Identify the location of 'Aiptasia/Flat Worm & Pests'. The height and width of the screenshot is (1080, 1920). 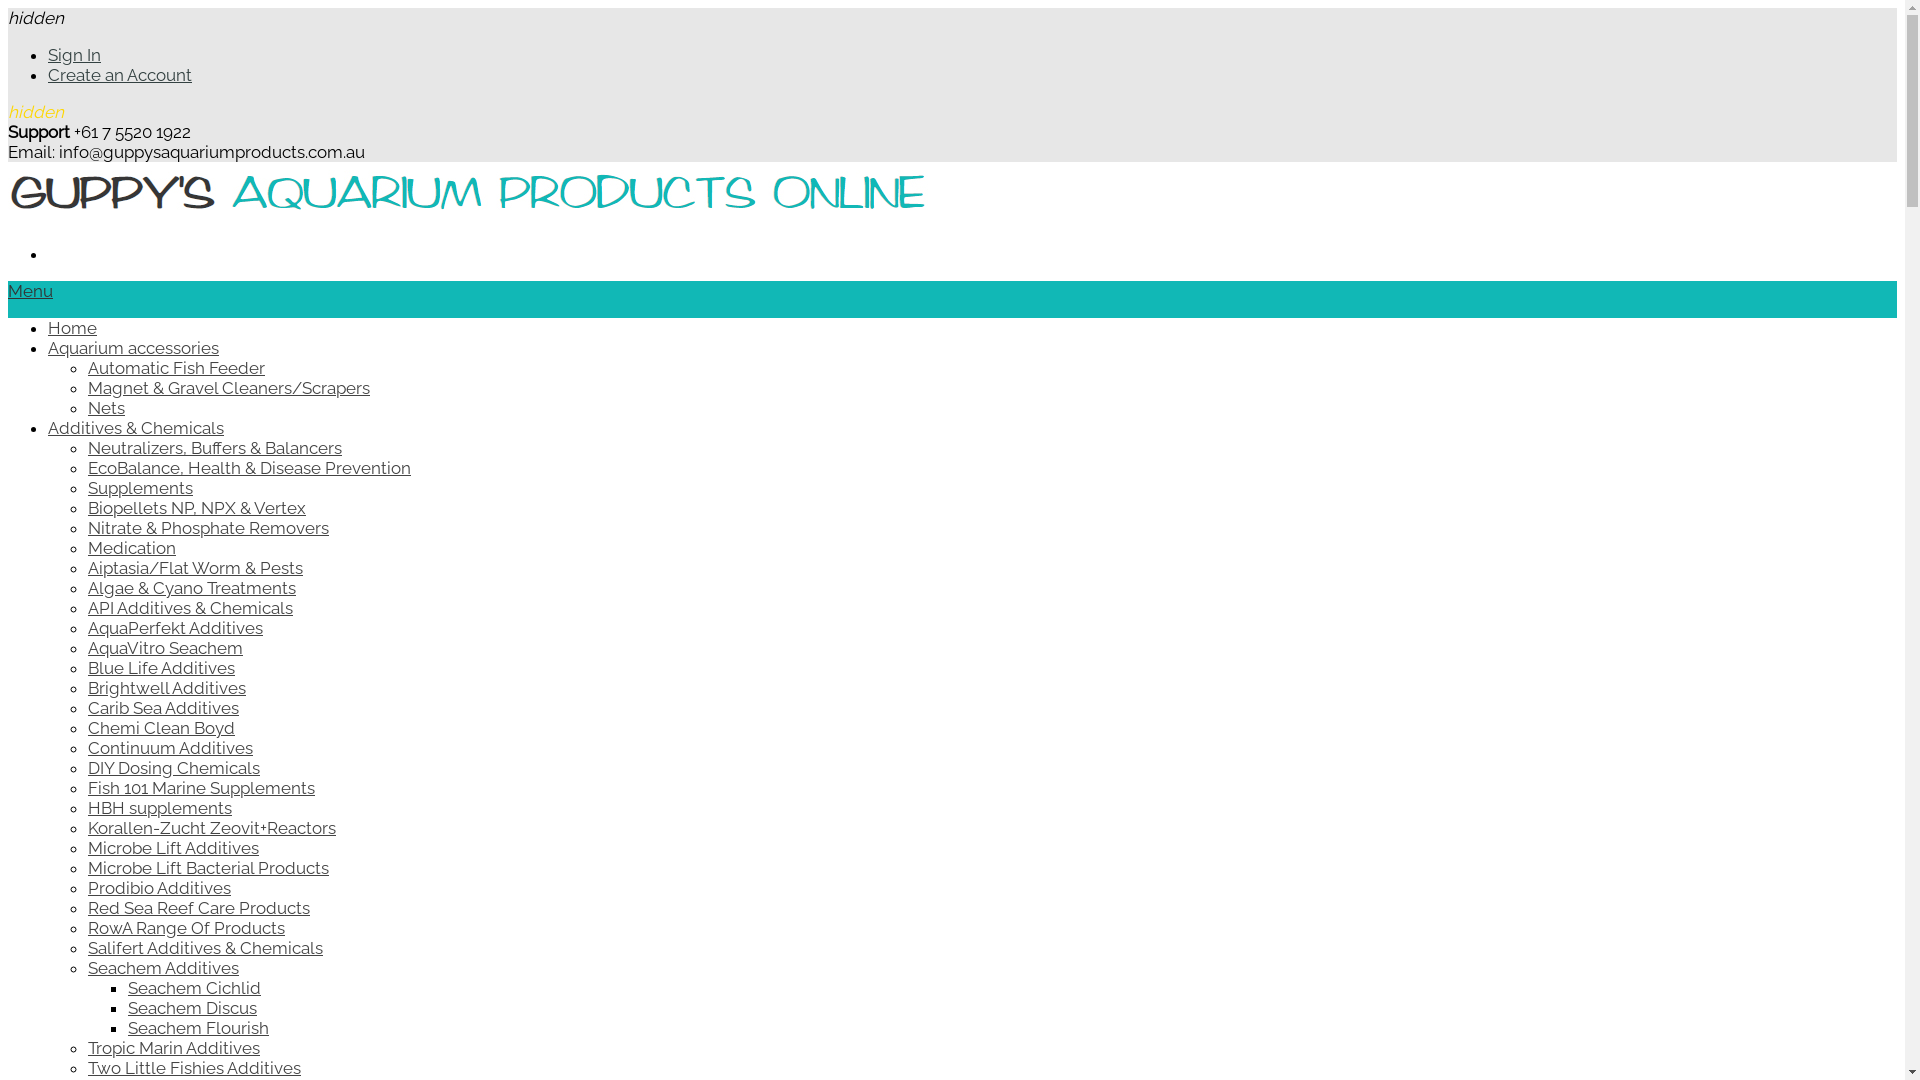
(86, 567).